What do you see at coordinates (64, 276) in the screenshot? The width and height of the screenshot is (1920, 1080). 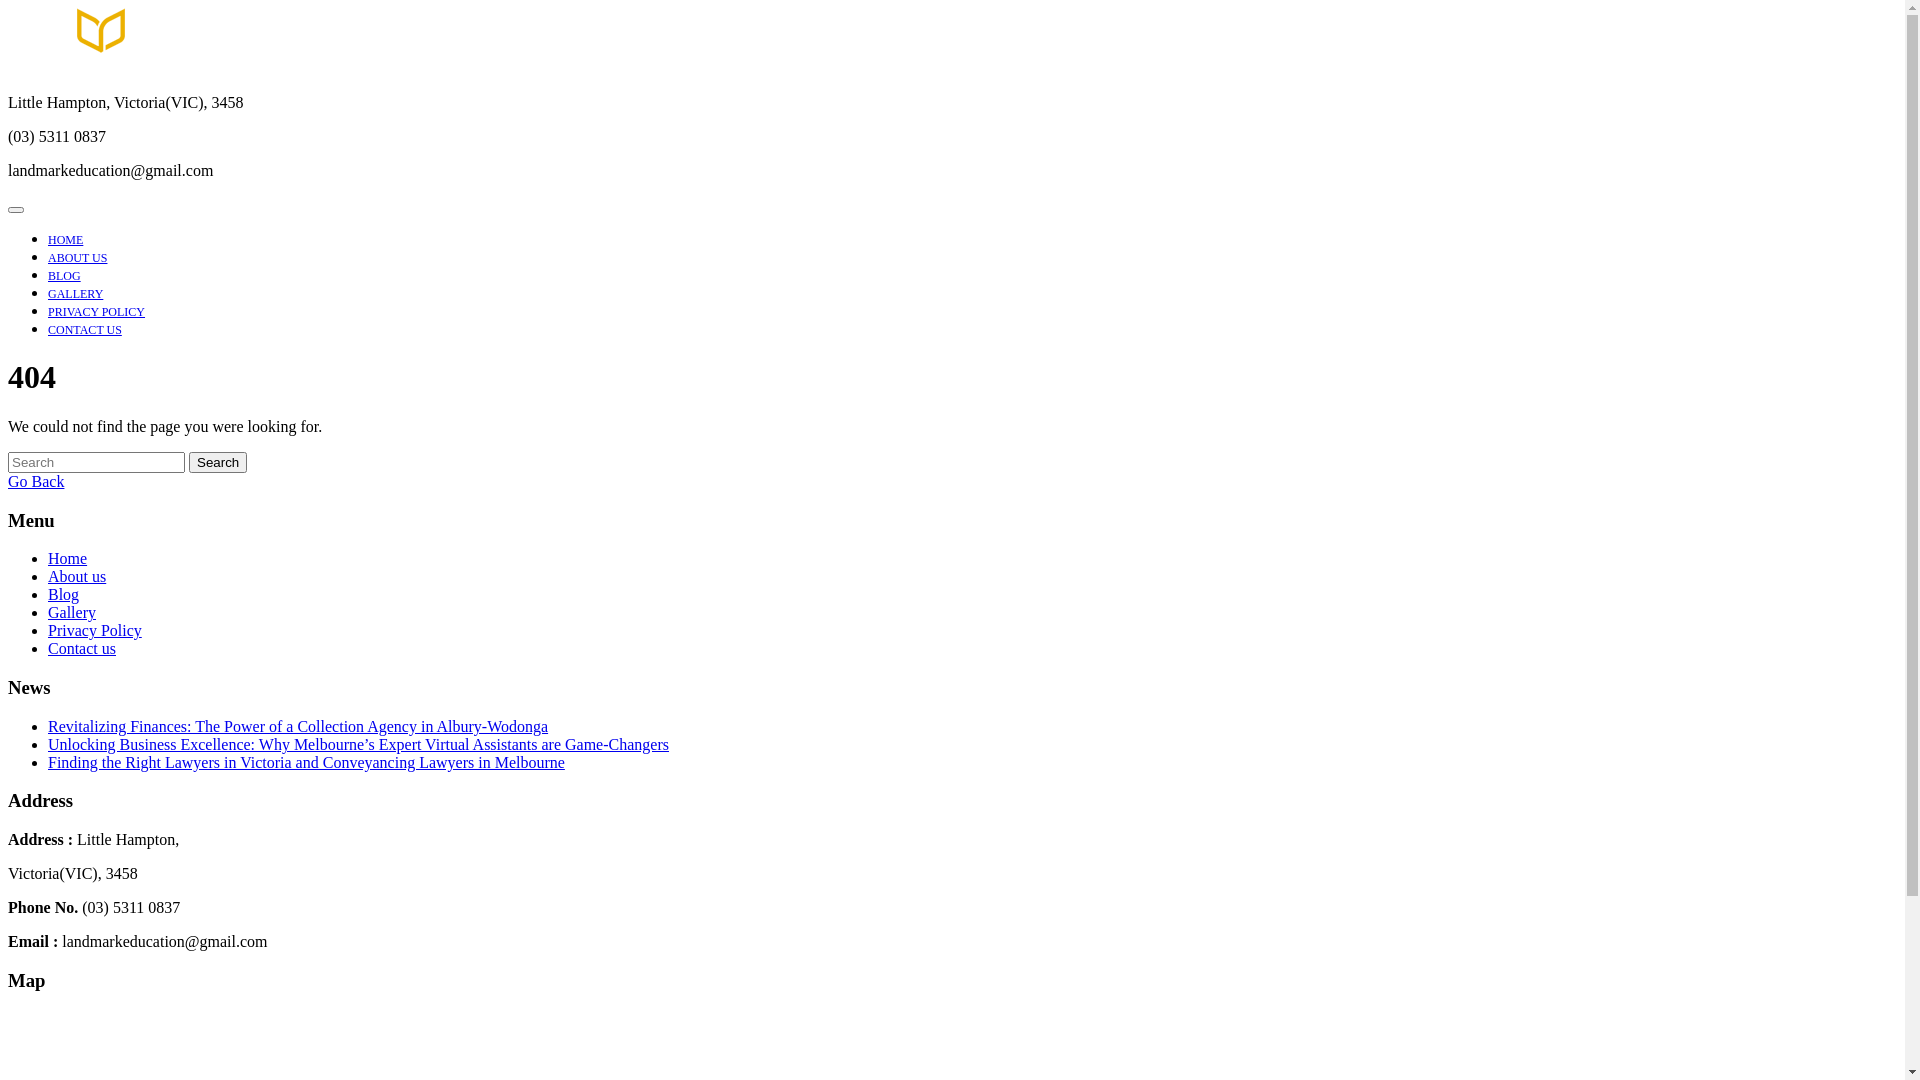 I see `'BLOG'` at bounding box center [64, 276].